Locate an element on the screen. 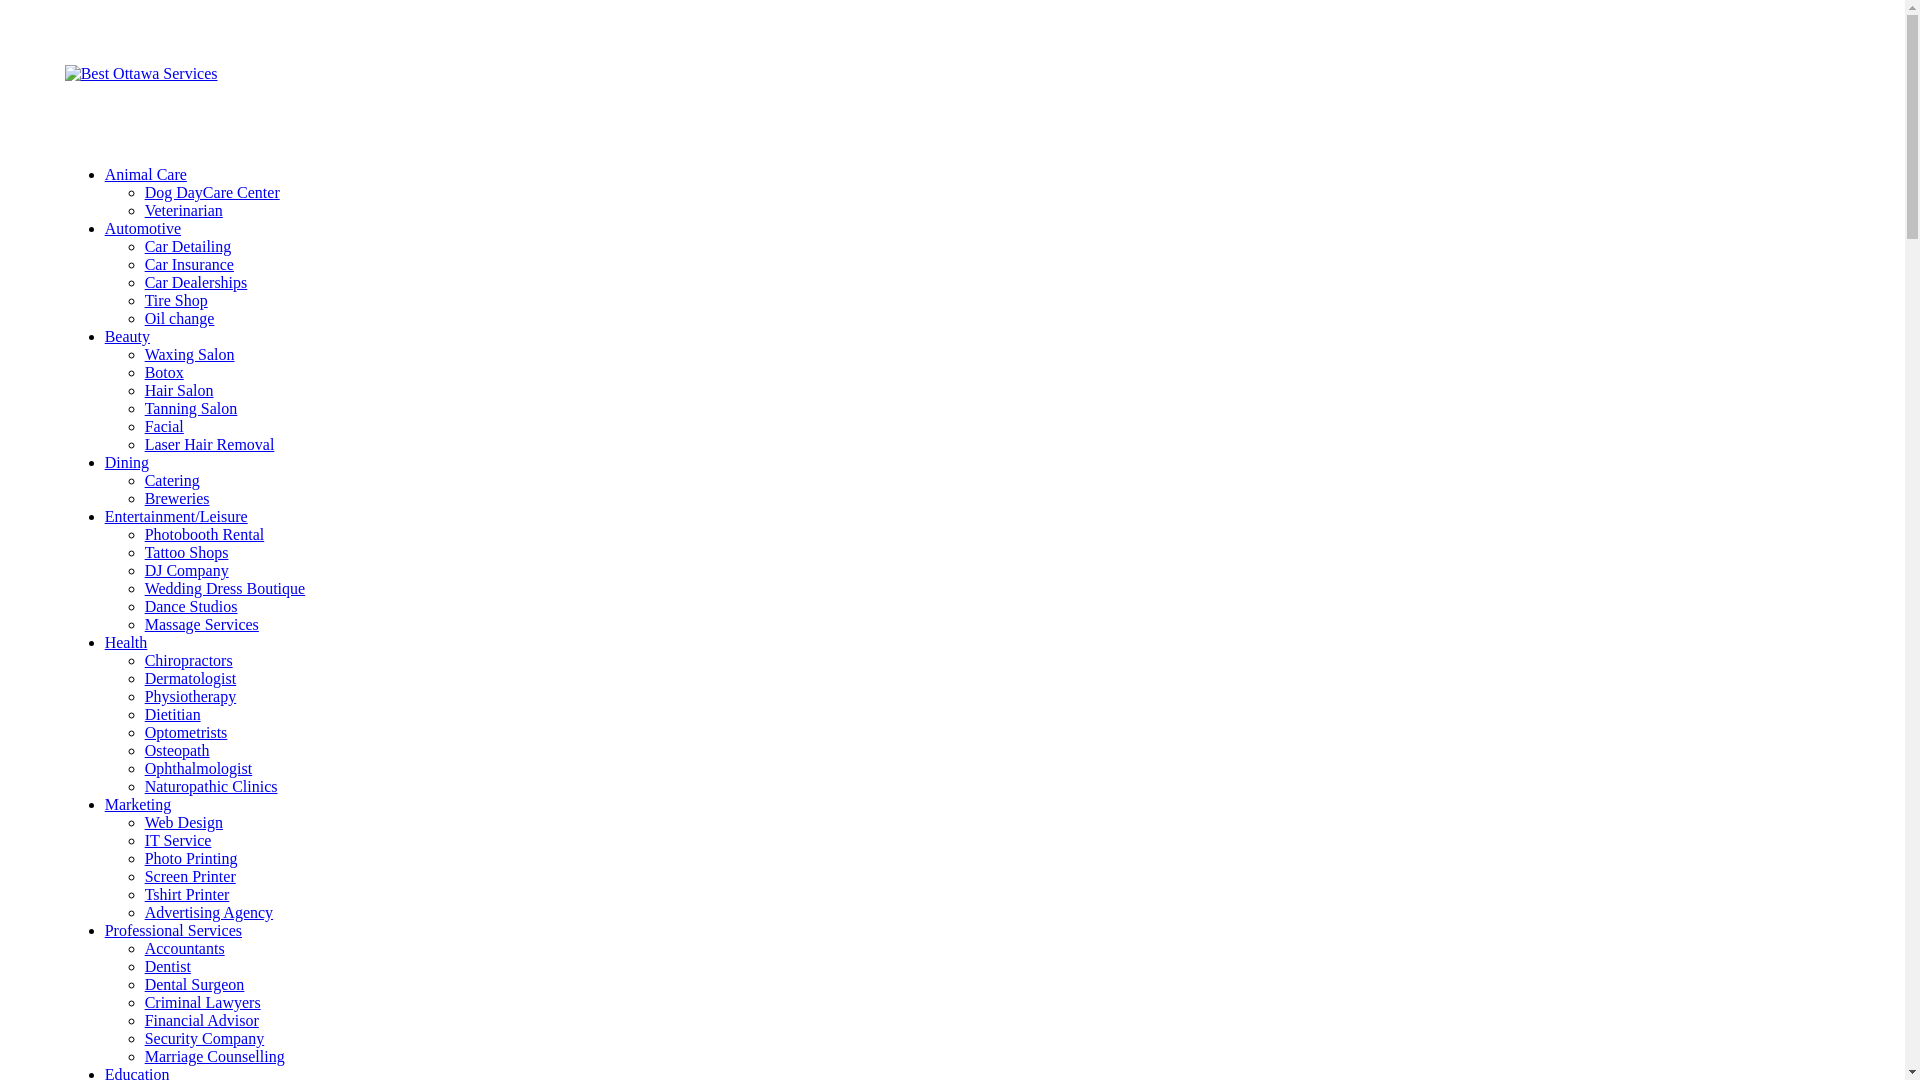  'Beauty' is located at coordinates (126, 335).